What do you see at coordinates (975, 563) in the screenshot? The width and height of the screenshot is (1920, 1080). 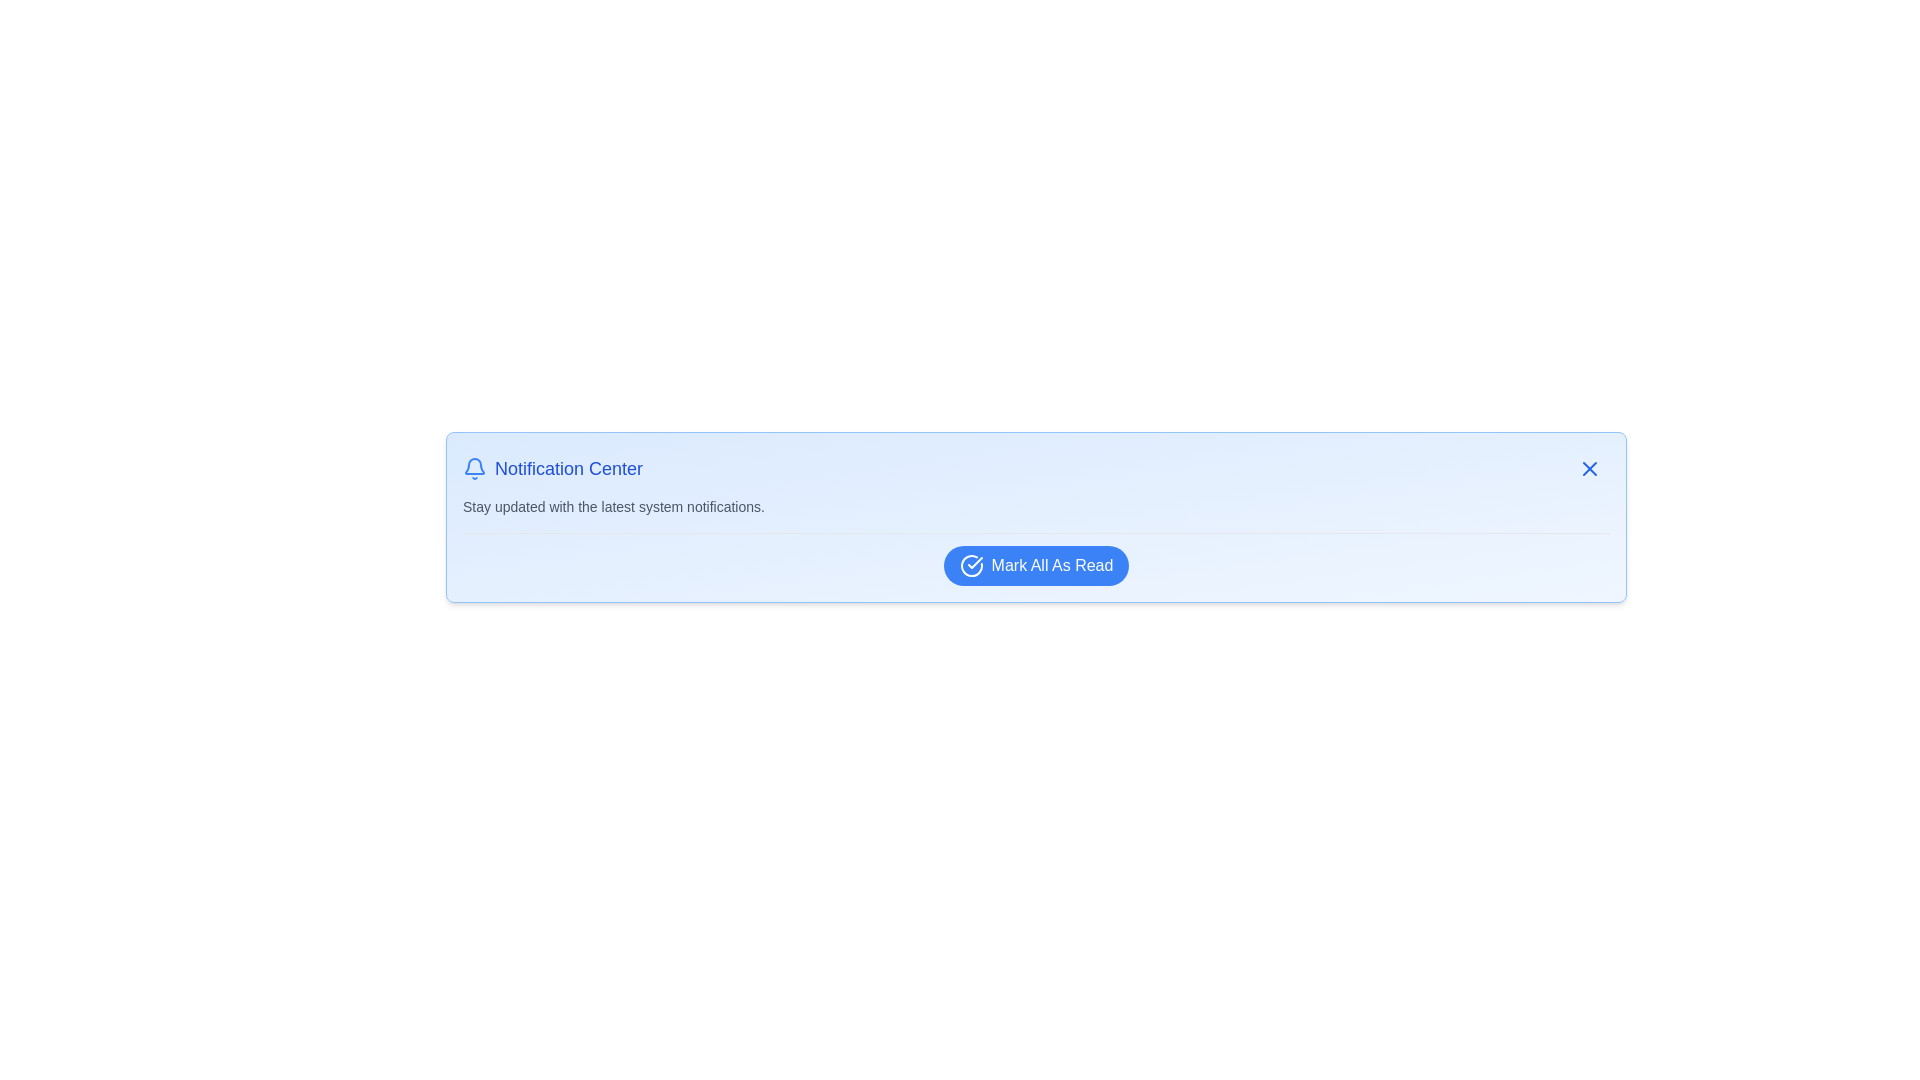 I see `the confirmation icon within the 'Mark All As Read' button located in the middle-right of the notification panel` at bounding box center [975, 563].